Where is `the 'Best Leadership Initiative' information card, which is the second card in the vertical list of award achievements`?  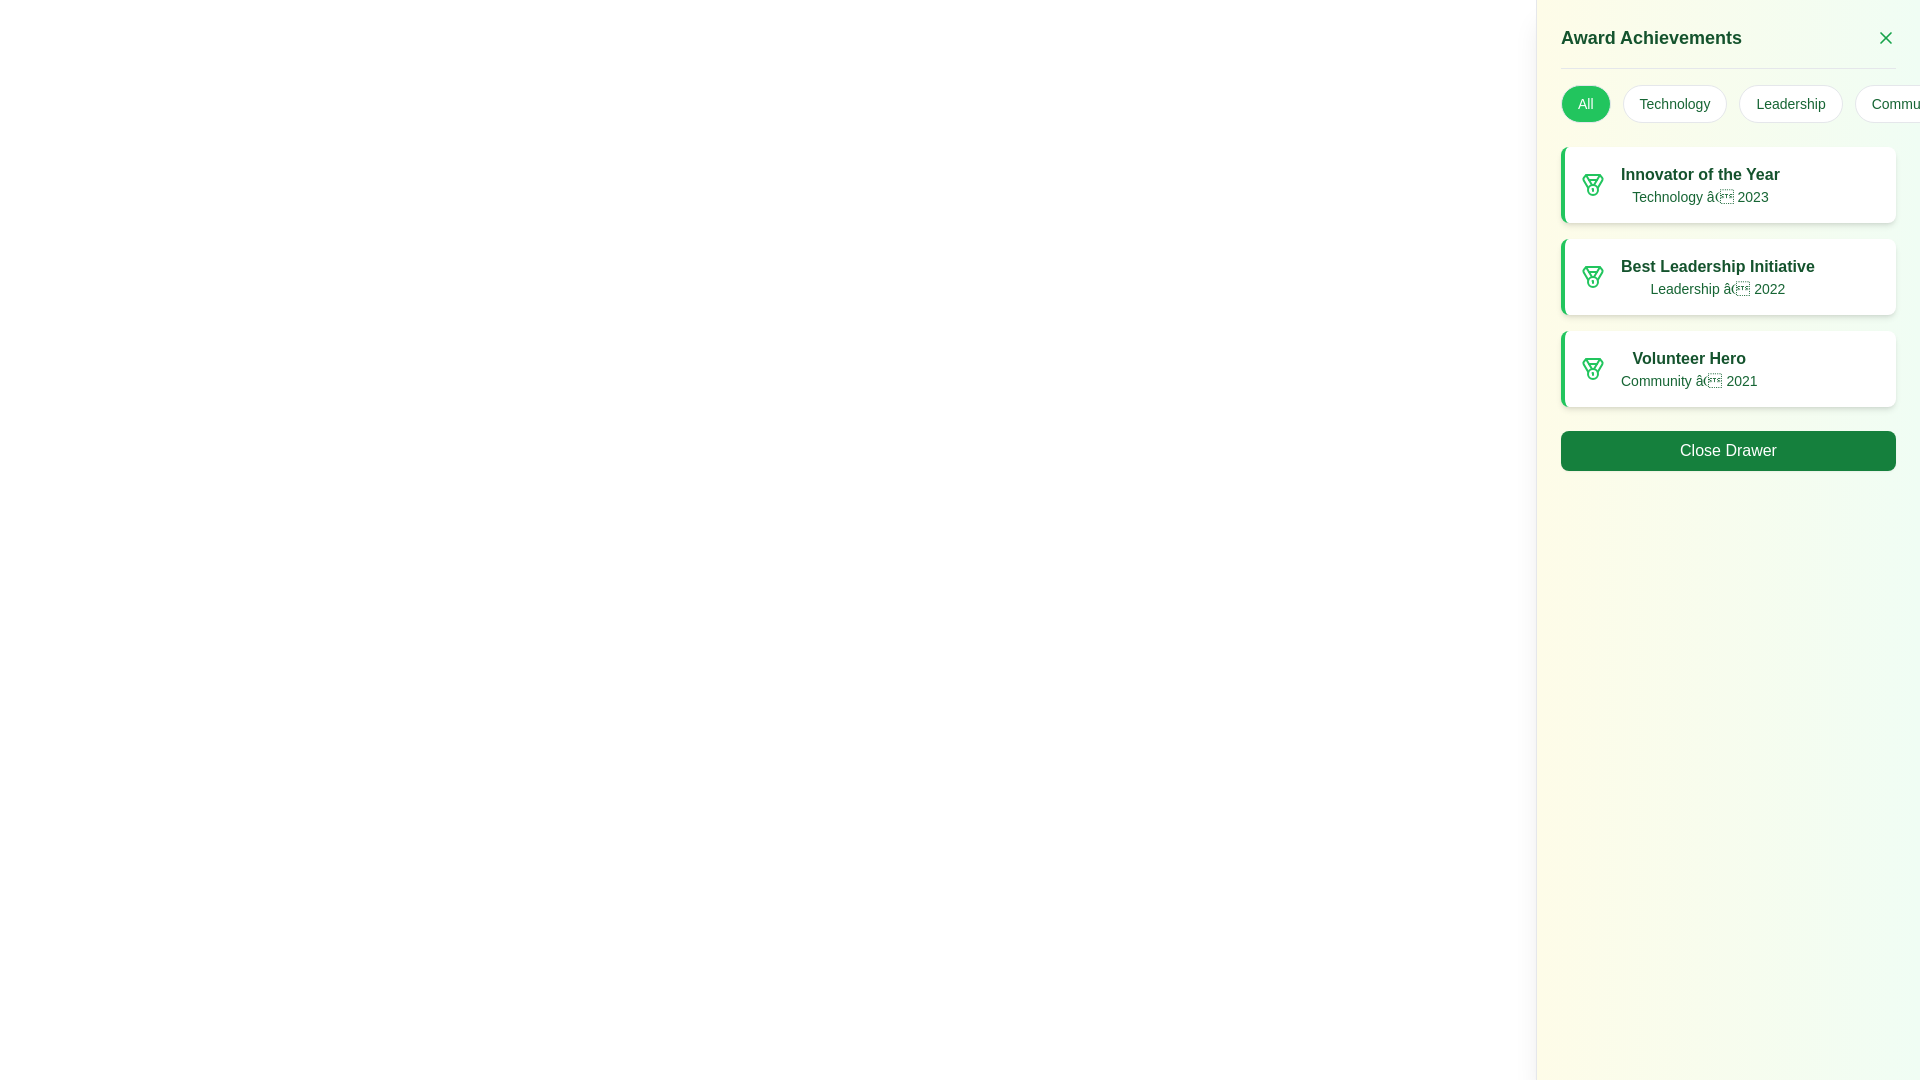
the 'Best Leadership Initiative' information card, which is the second card in the vertical list of award achievements is located at coordinates (1727, 277).